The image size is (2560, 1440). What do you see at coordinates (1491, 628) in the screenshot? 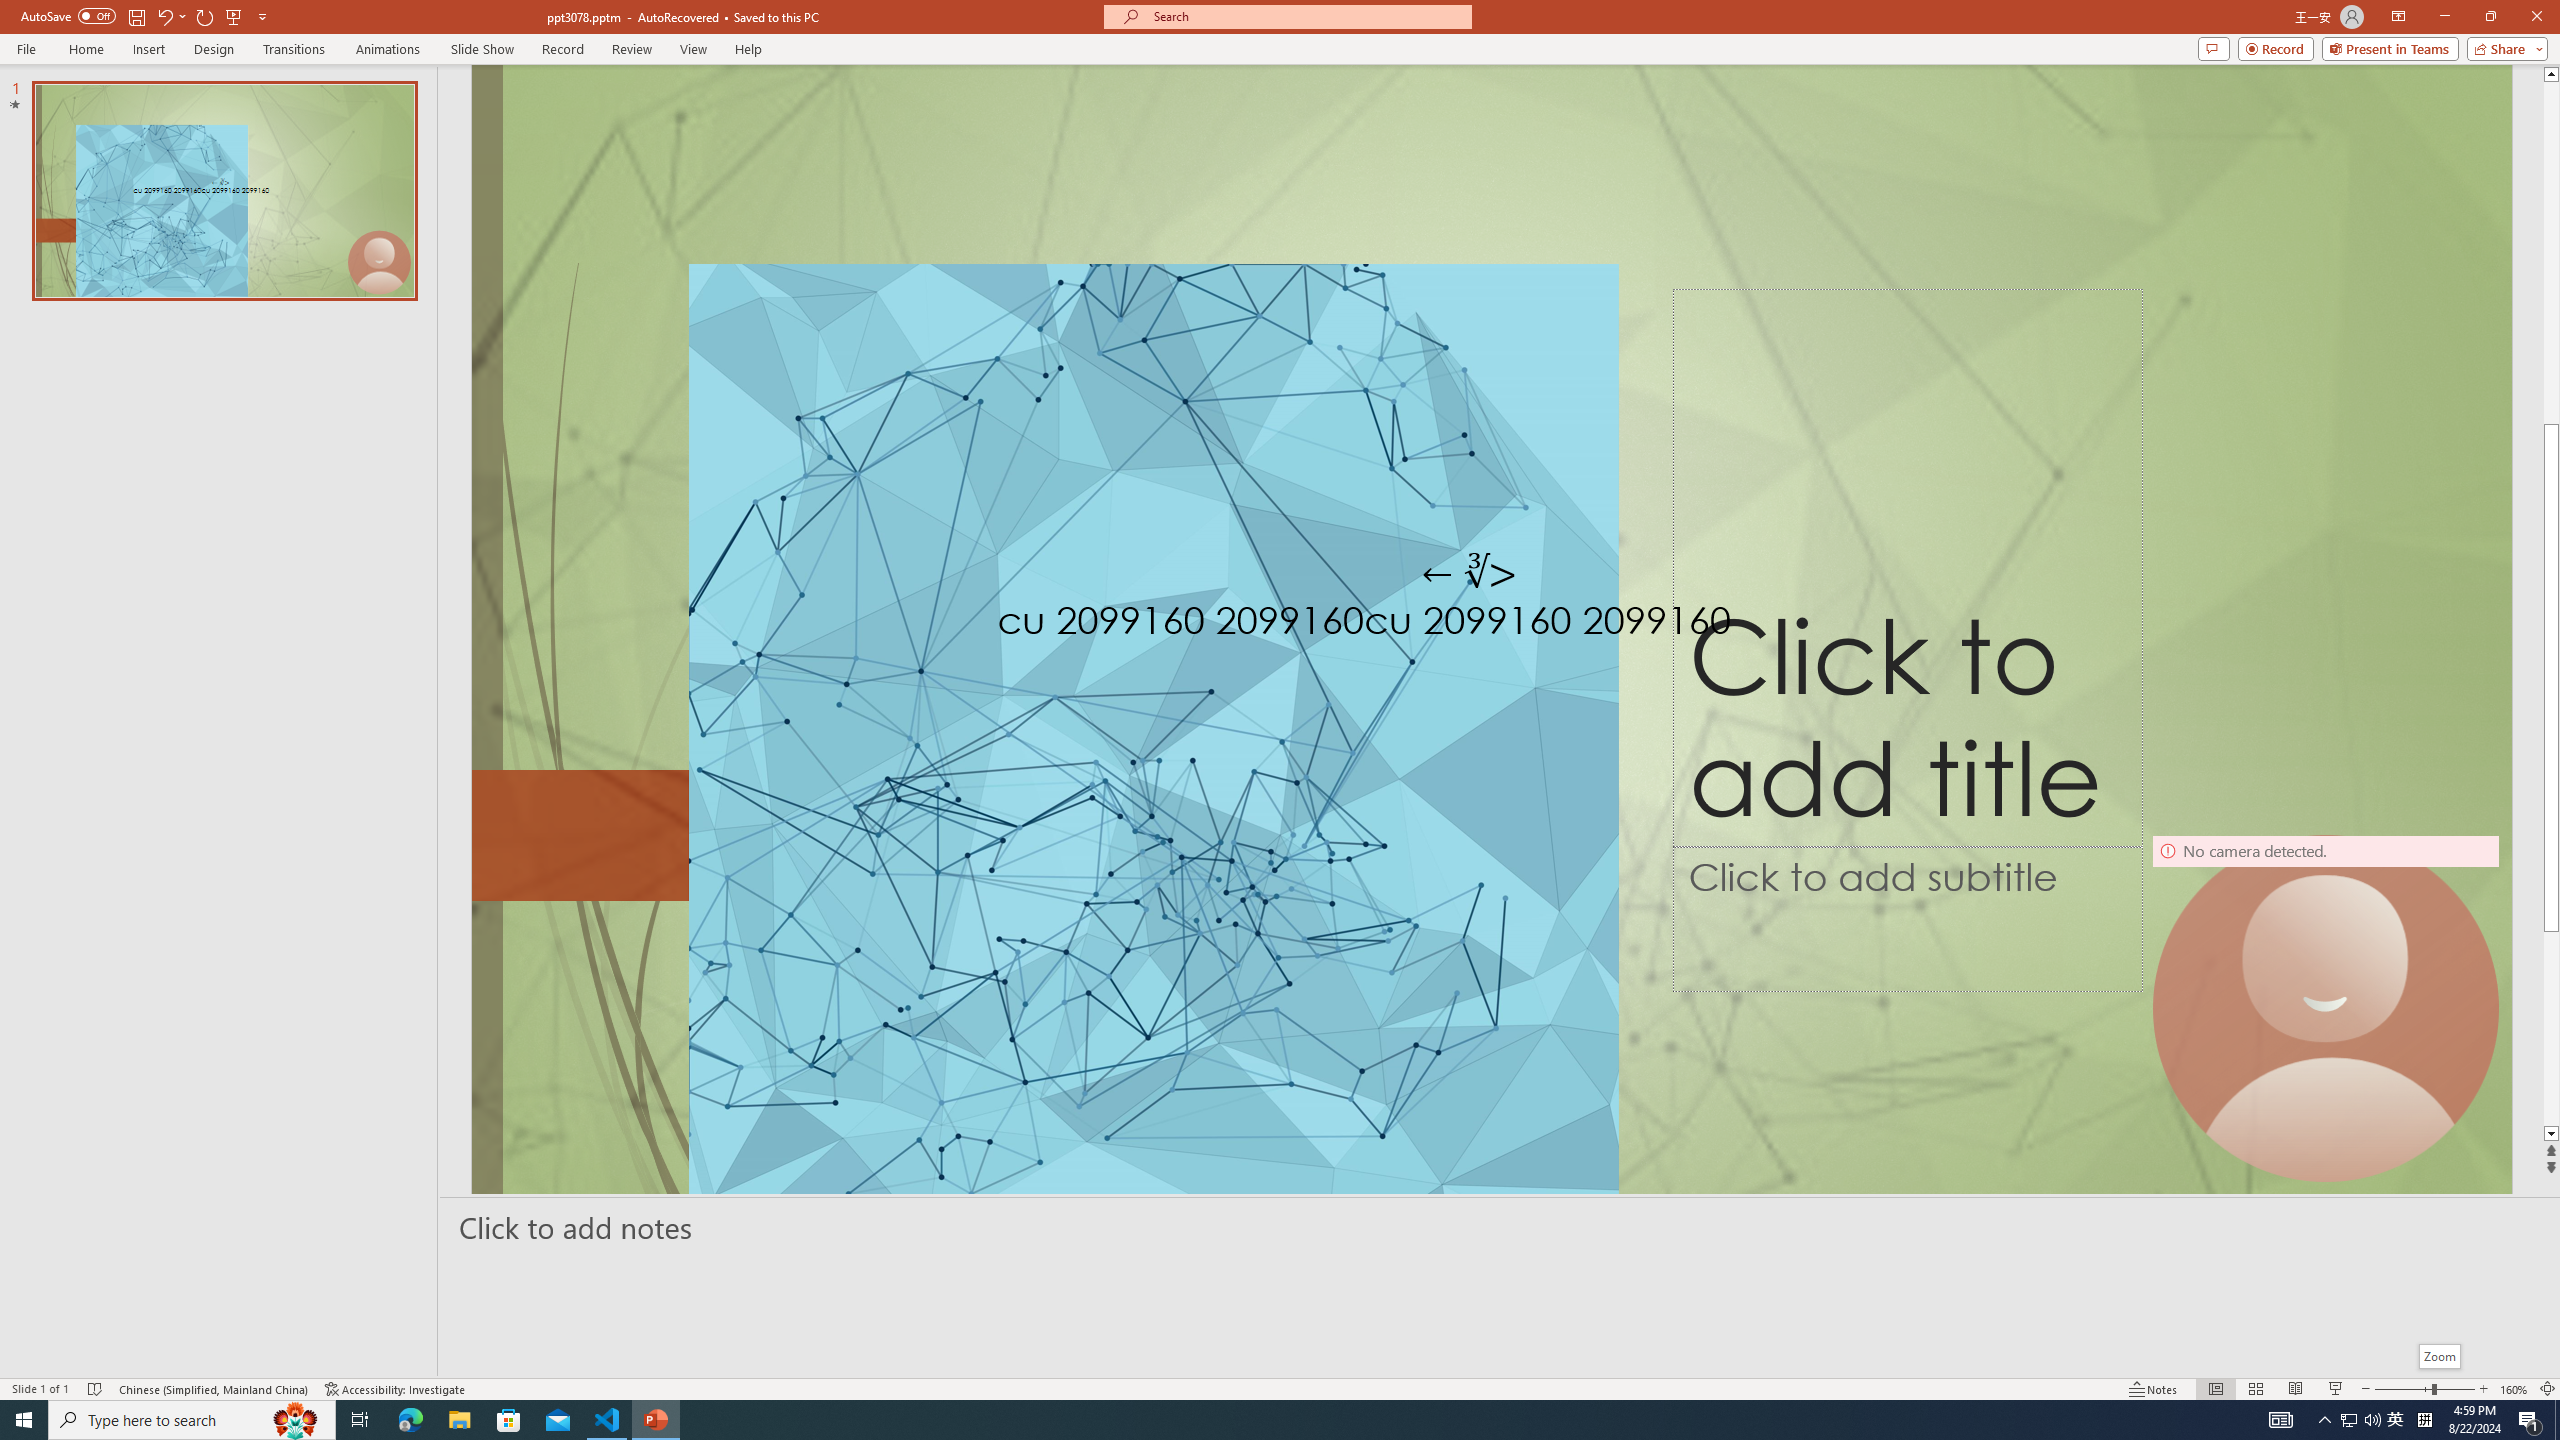
I see `'An abstract genetic concept'` at bounding box center [1491, 628].